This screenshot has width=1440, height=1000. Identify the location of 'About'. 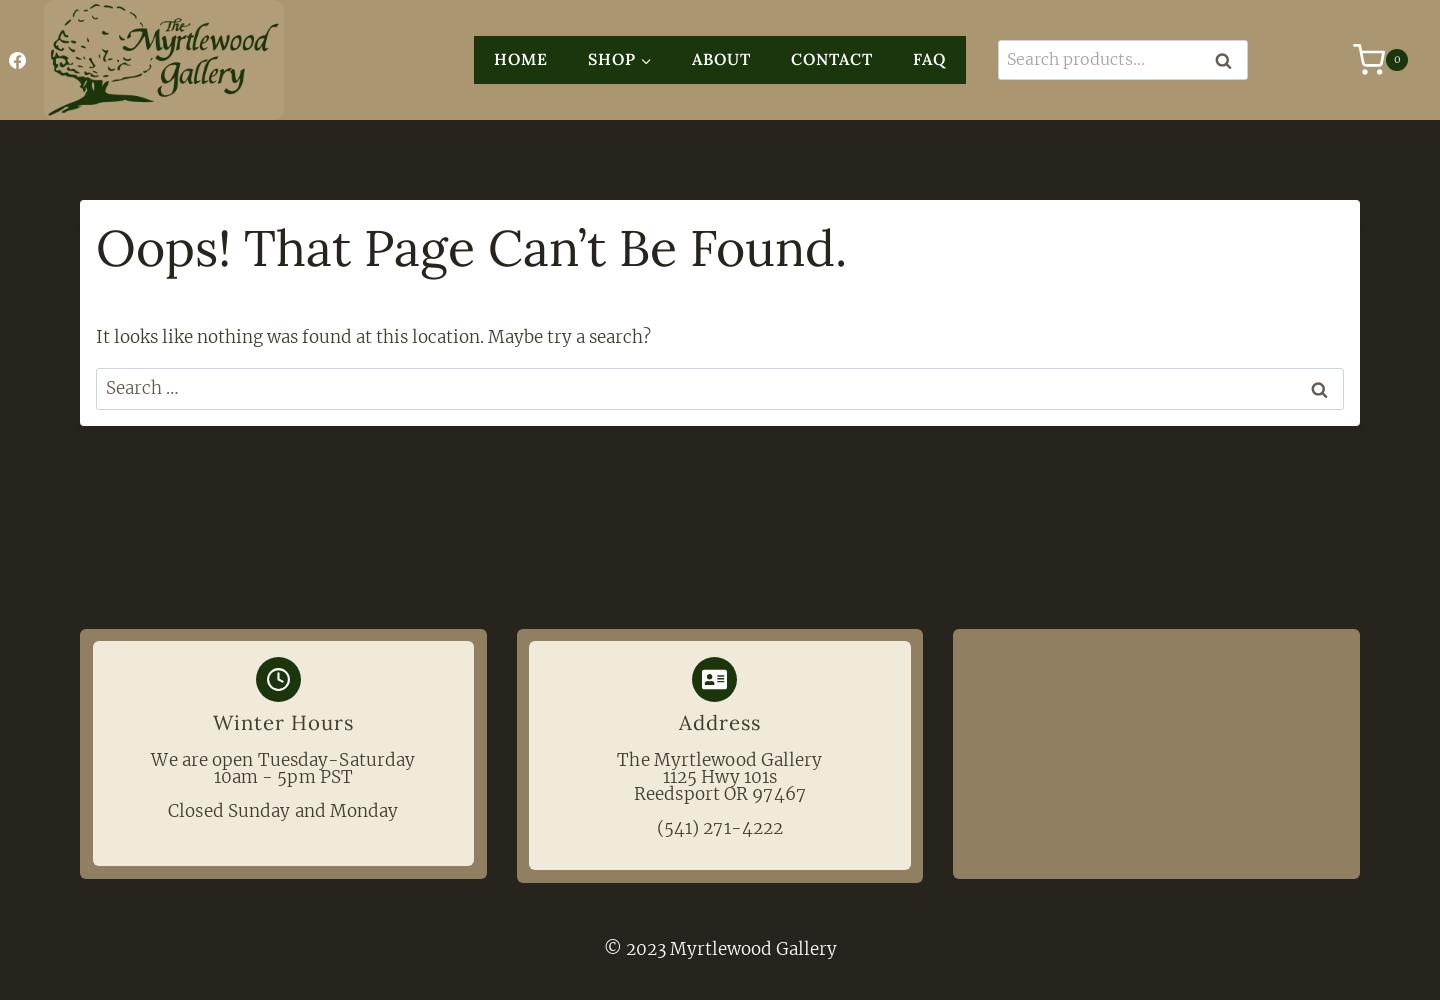
(720, 59).